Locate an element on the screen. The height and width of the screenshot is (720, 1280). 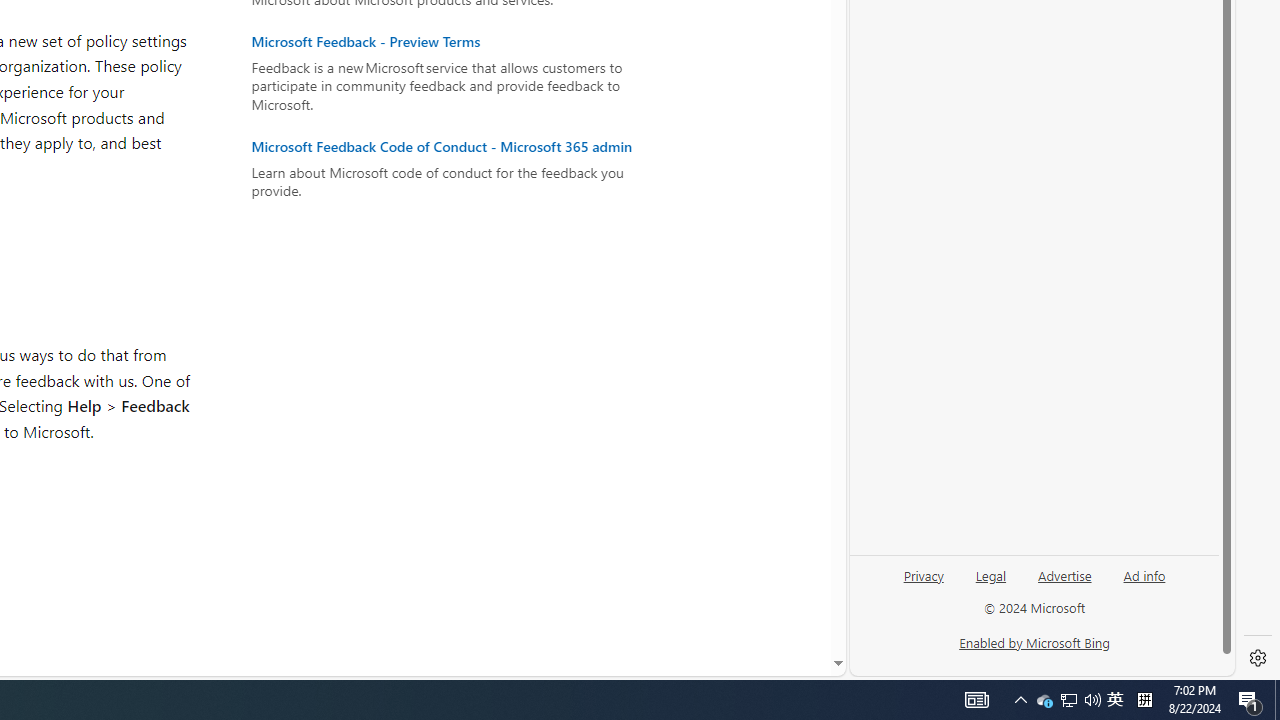
'Microsoft Feedback - Preview Terms' is located at coordinates (451, 42).